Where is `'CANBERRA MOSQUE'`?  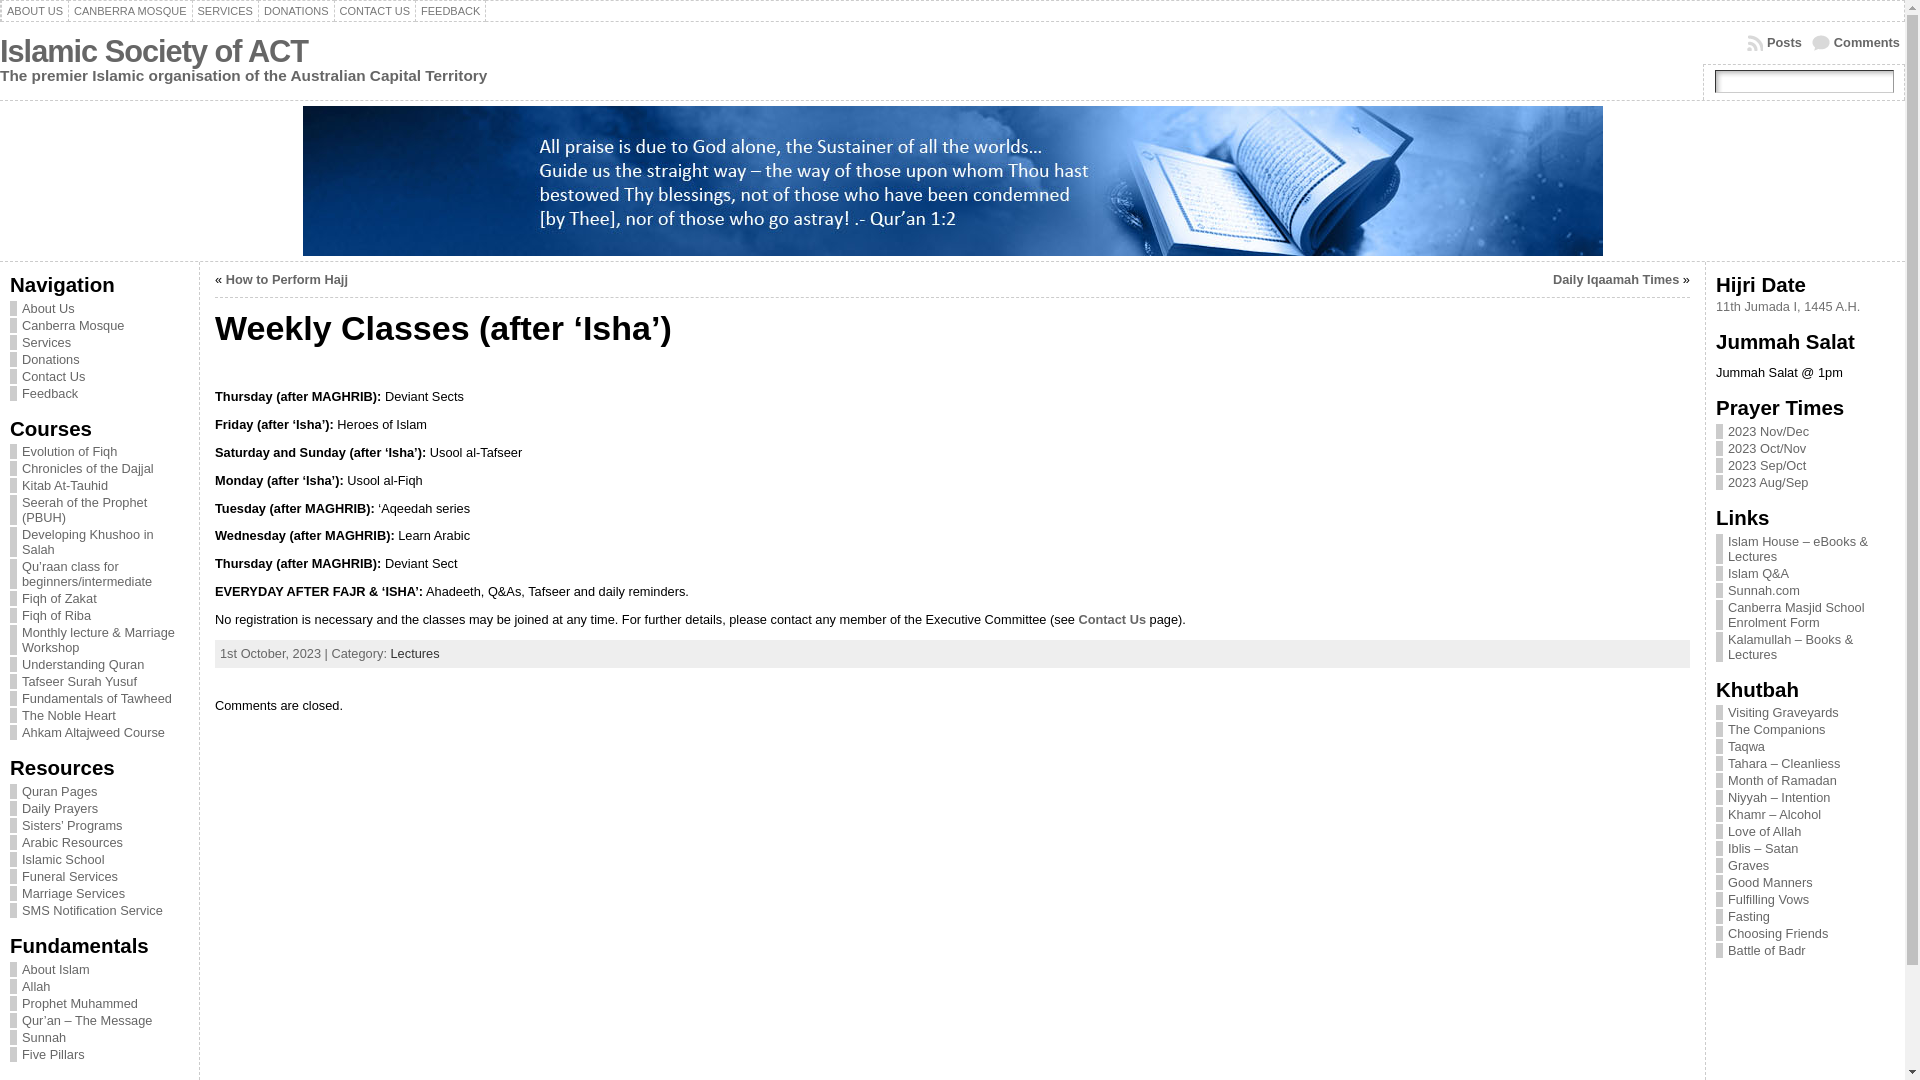
'CANBERRA MOSQUE' is located at coordinates (128, 11).